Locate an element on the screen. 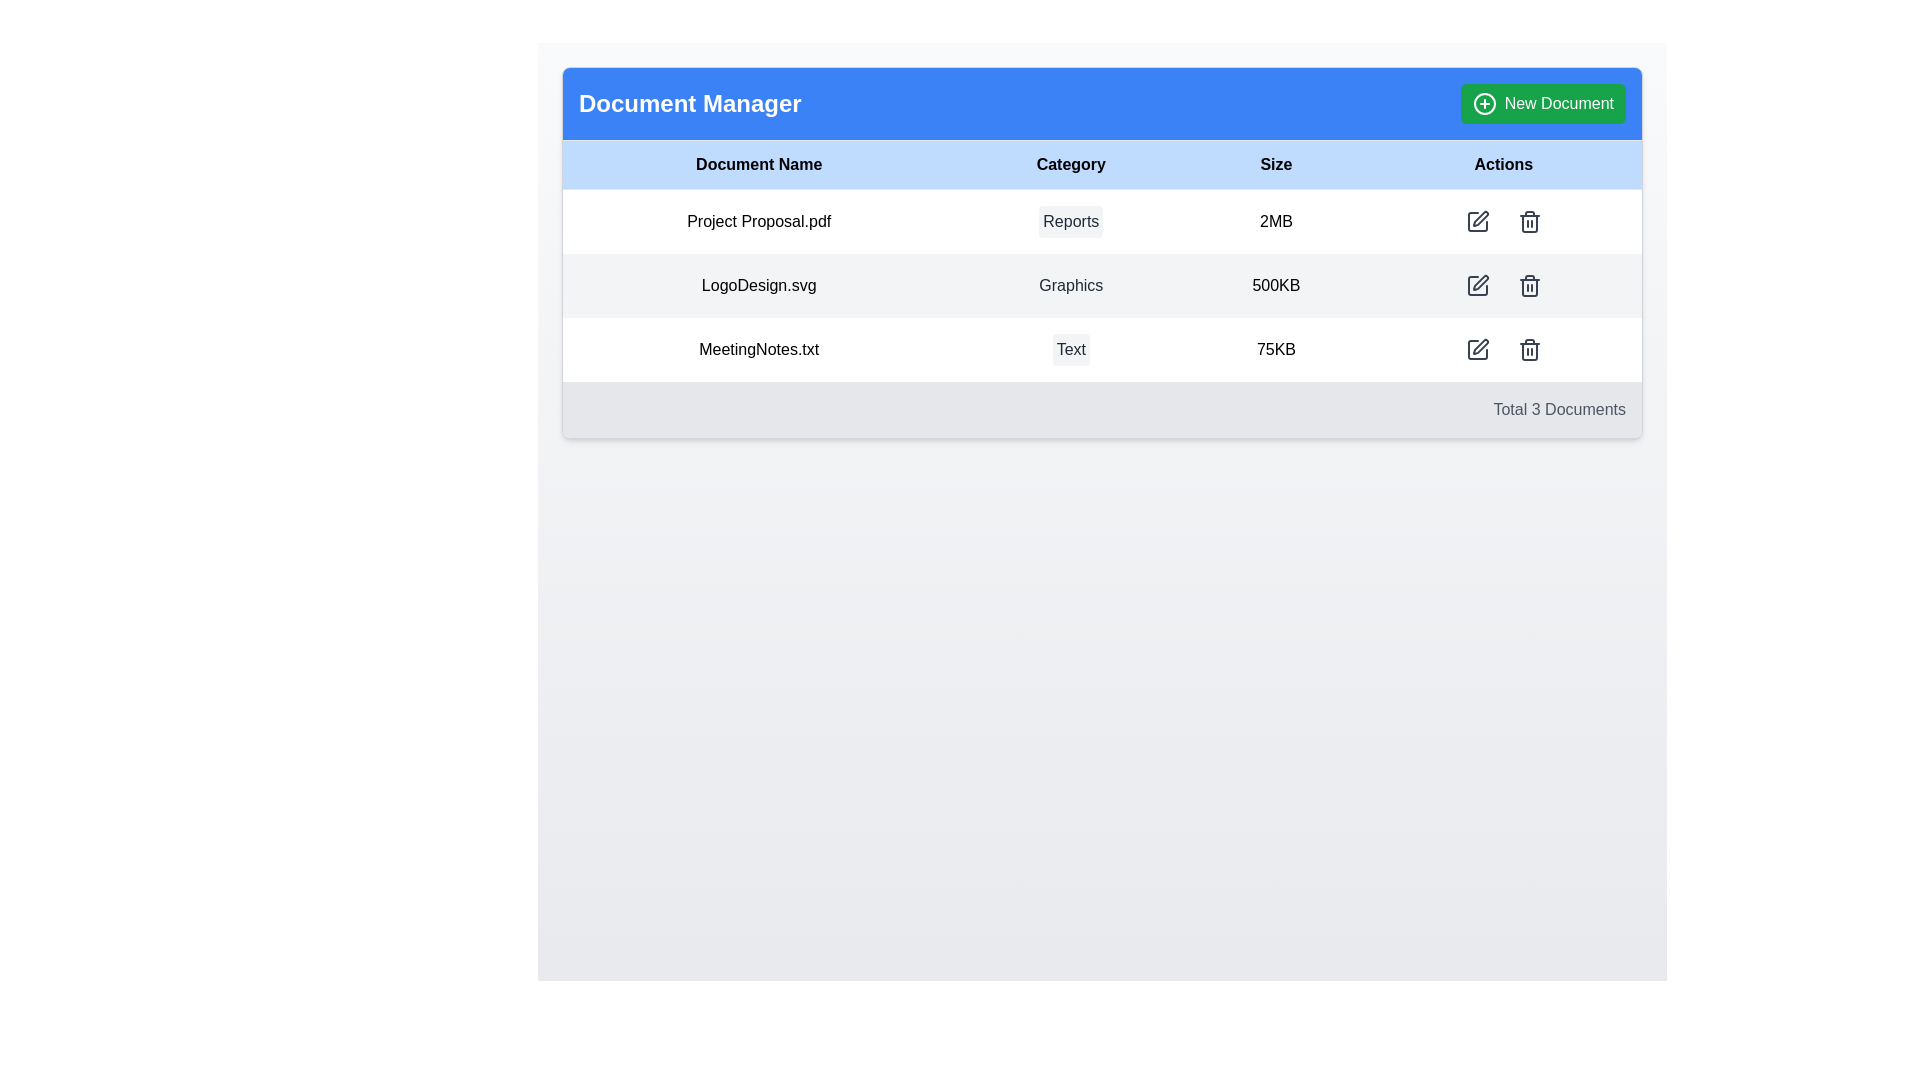 This screenshot has height=1080, width=1920. the small rectangular badge with rounded corners and light gray background containing the text 'Text' in dark gray font, located in the 'Category' column corresponding to 'MeetingNotes.txt' is located at coordinates (1070, 349).